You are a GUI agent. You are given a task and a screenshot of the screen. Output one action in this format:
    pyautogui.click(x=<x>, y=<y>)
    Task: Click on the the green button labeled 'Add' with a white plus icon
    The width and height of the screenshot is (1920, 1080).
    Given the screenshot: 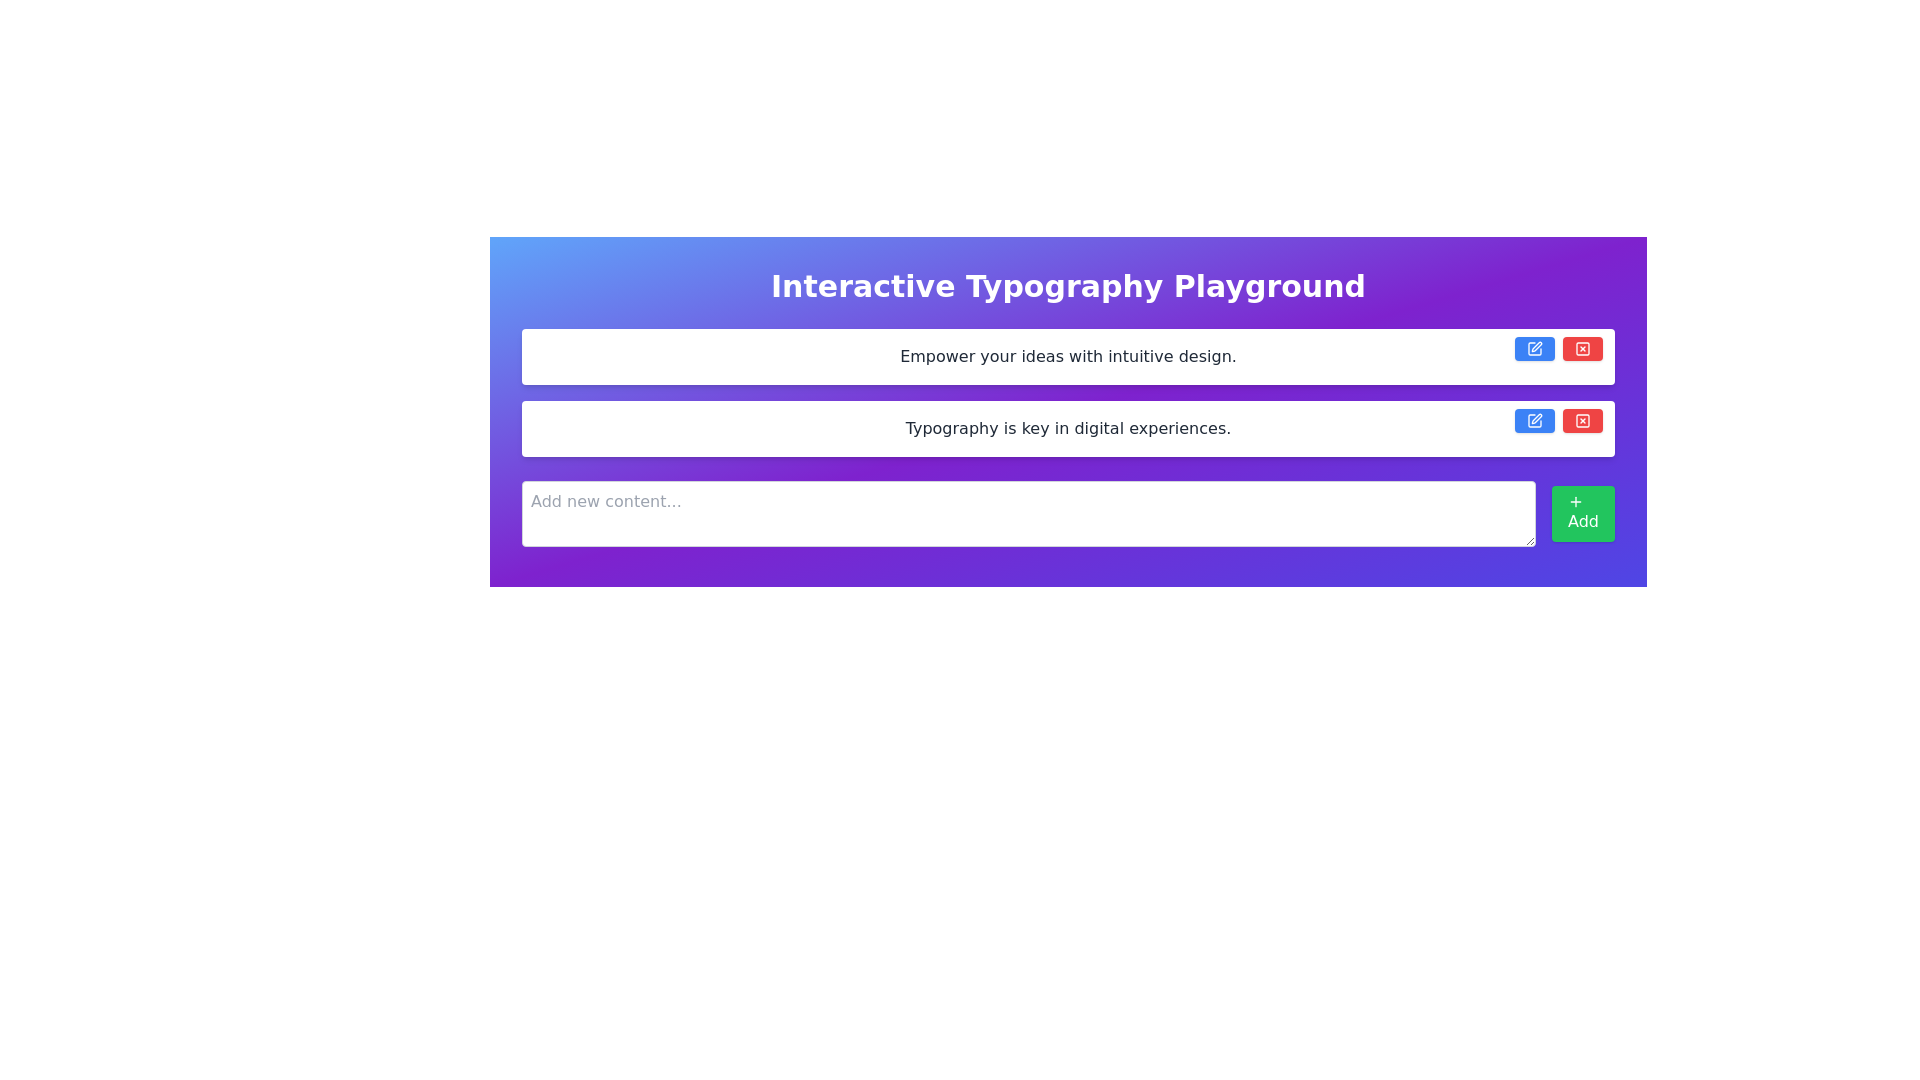 What is the action you would take?
    pyautogui.click(x=1582, y=512)
    